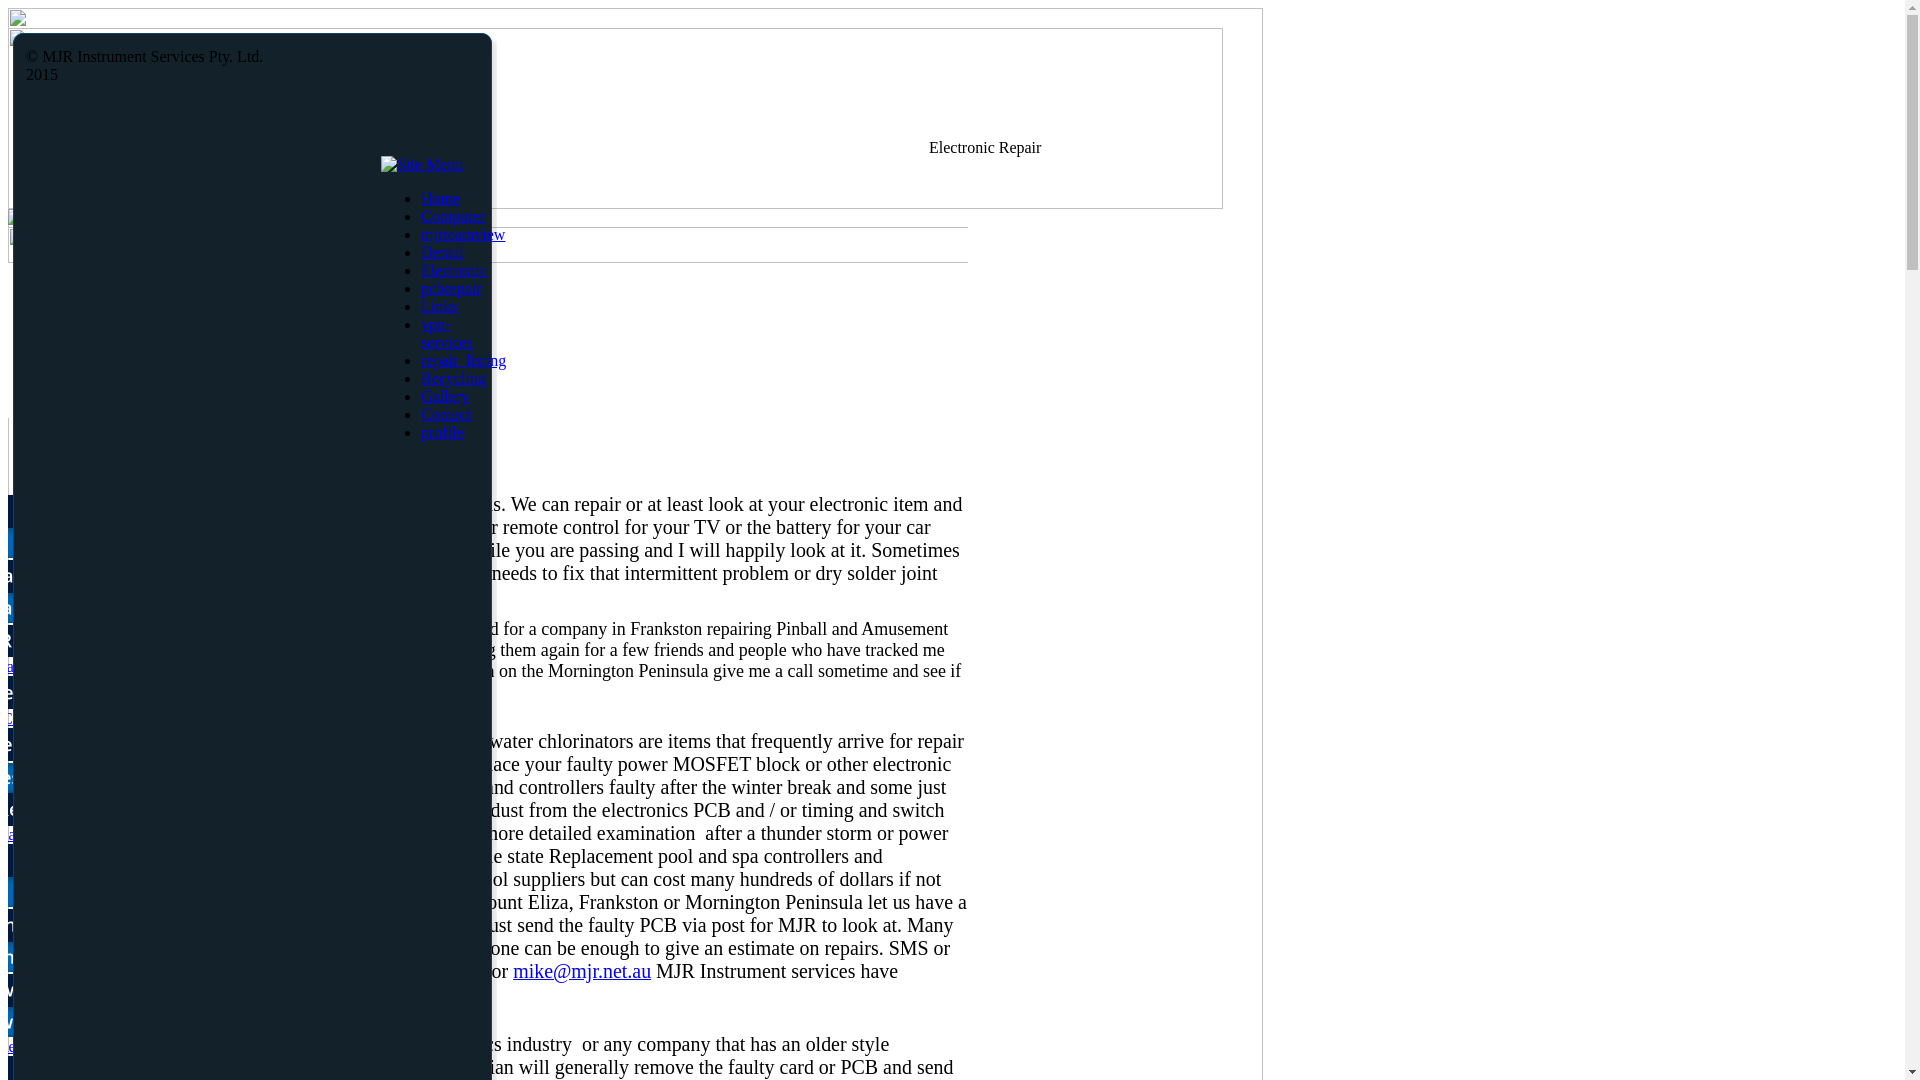  What do you see at coordinates (451, 216) in the screenshot?
I see `'Computer'` at bounding box center [451, 216].